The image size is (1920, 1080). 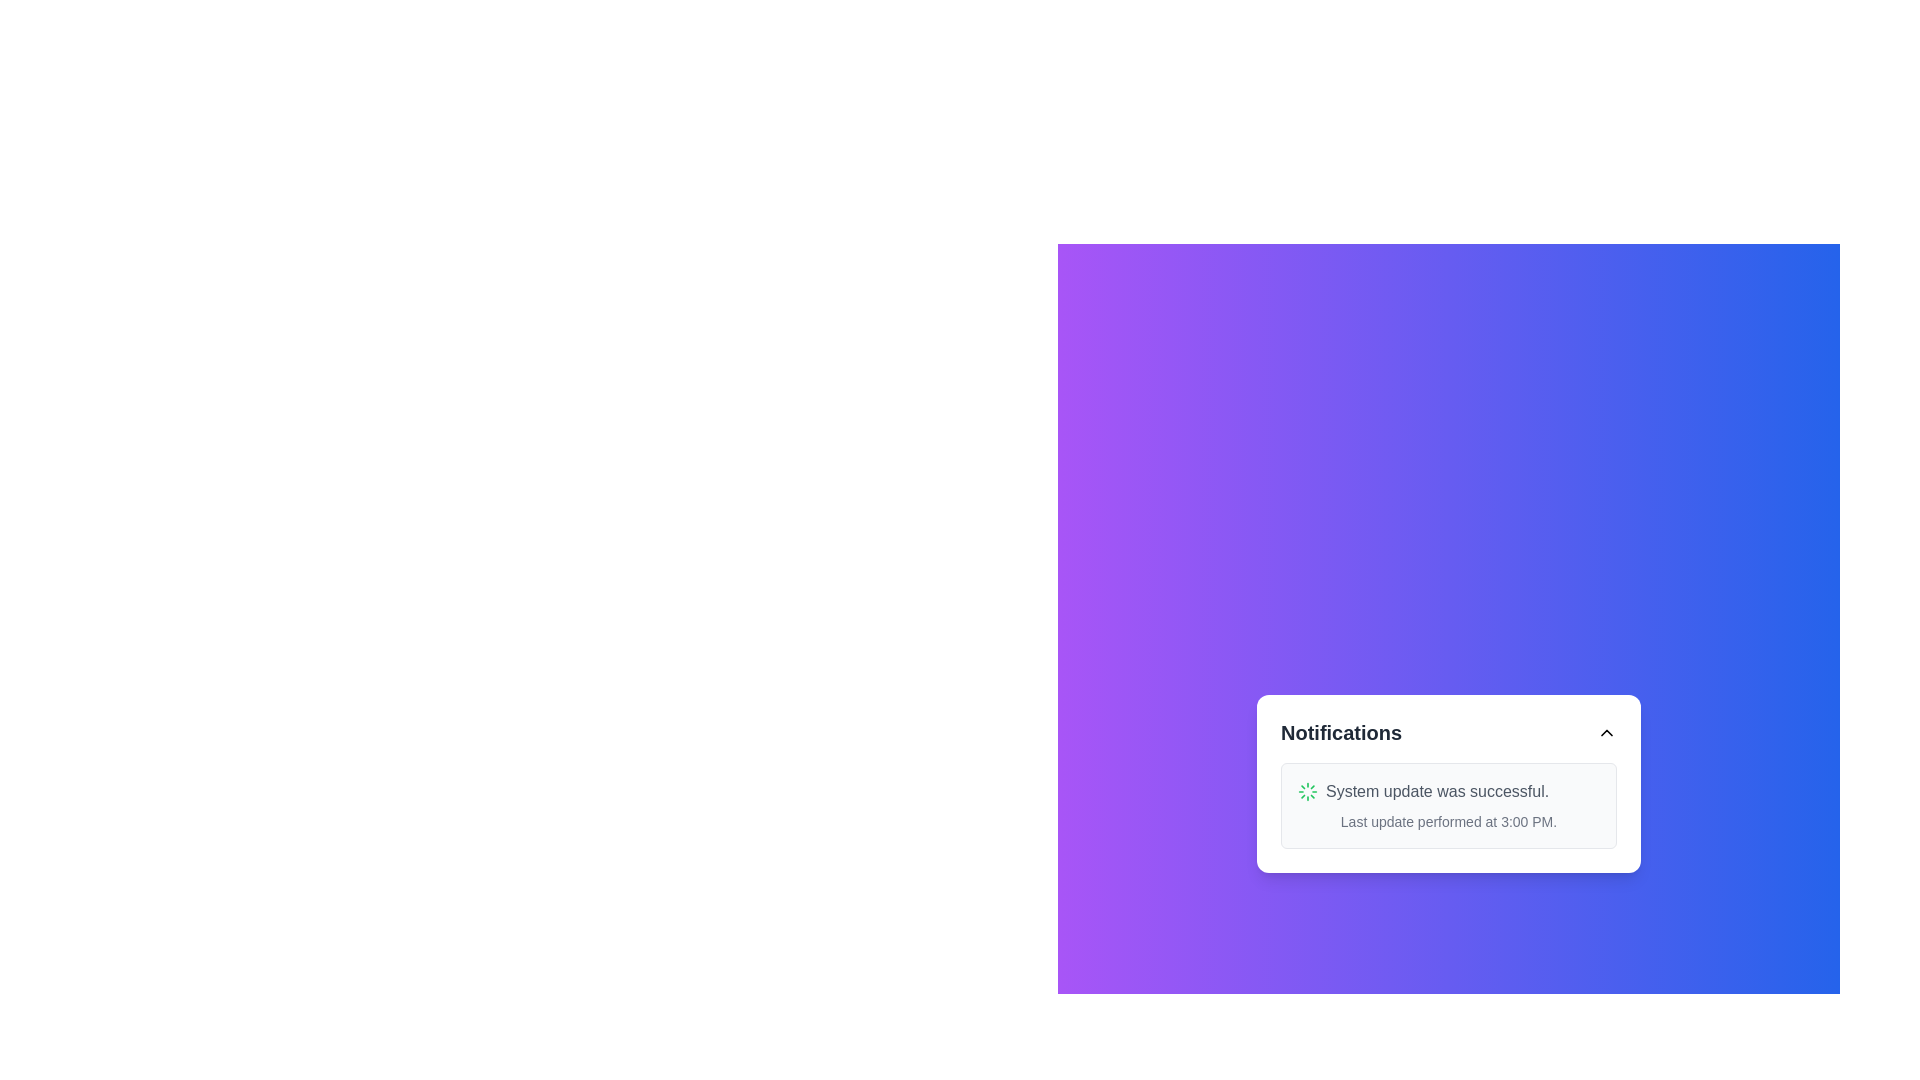 What do you see at coordinates (1449, 821) in the screenshot?
I see `the text label displaying 'Last update performed at 3:00 PM.' which is styled with a gray font color and located within the notification card below the primary message 'System update was successful.'` at bounding box center [1449, 821].